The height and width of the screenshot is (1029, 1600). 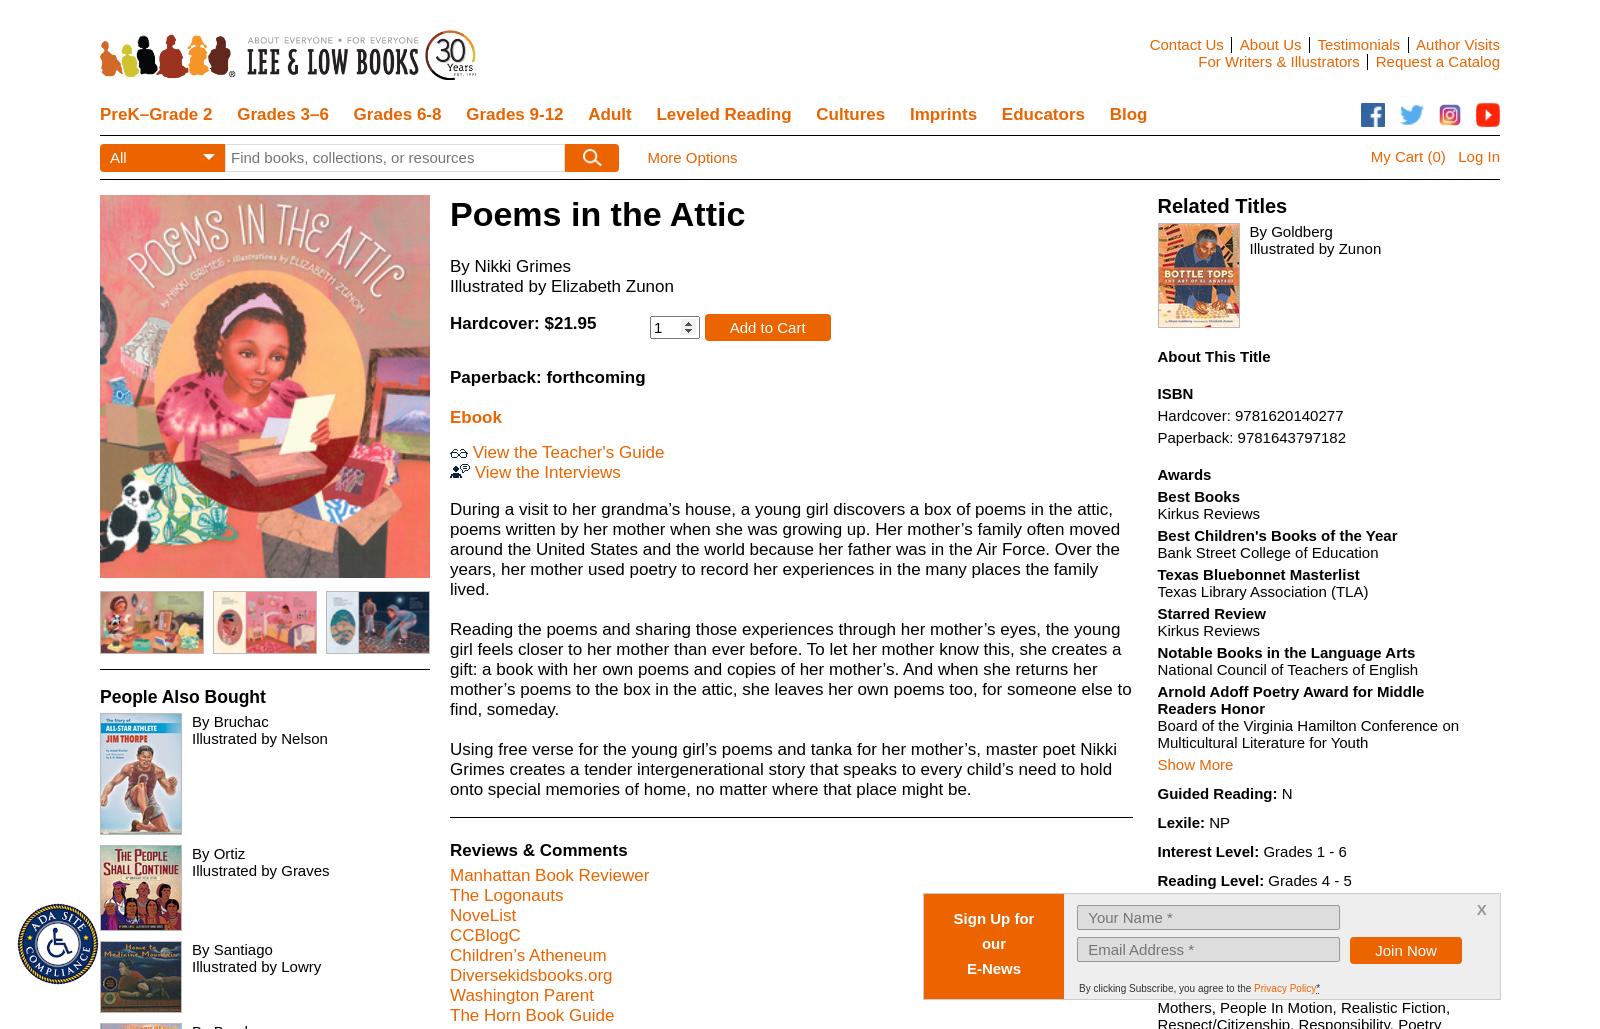 I want to click on 'X', so click(x=542, y=157).